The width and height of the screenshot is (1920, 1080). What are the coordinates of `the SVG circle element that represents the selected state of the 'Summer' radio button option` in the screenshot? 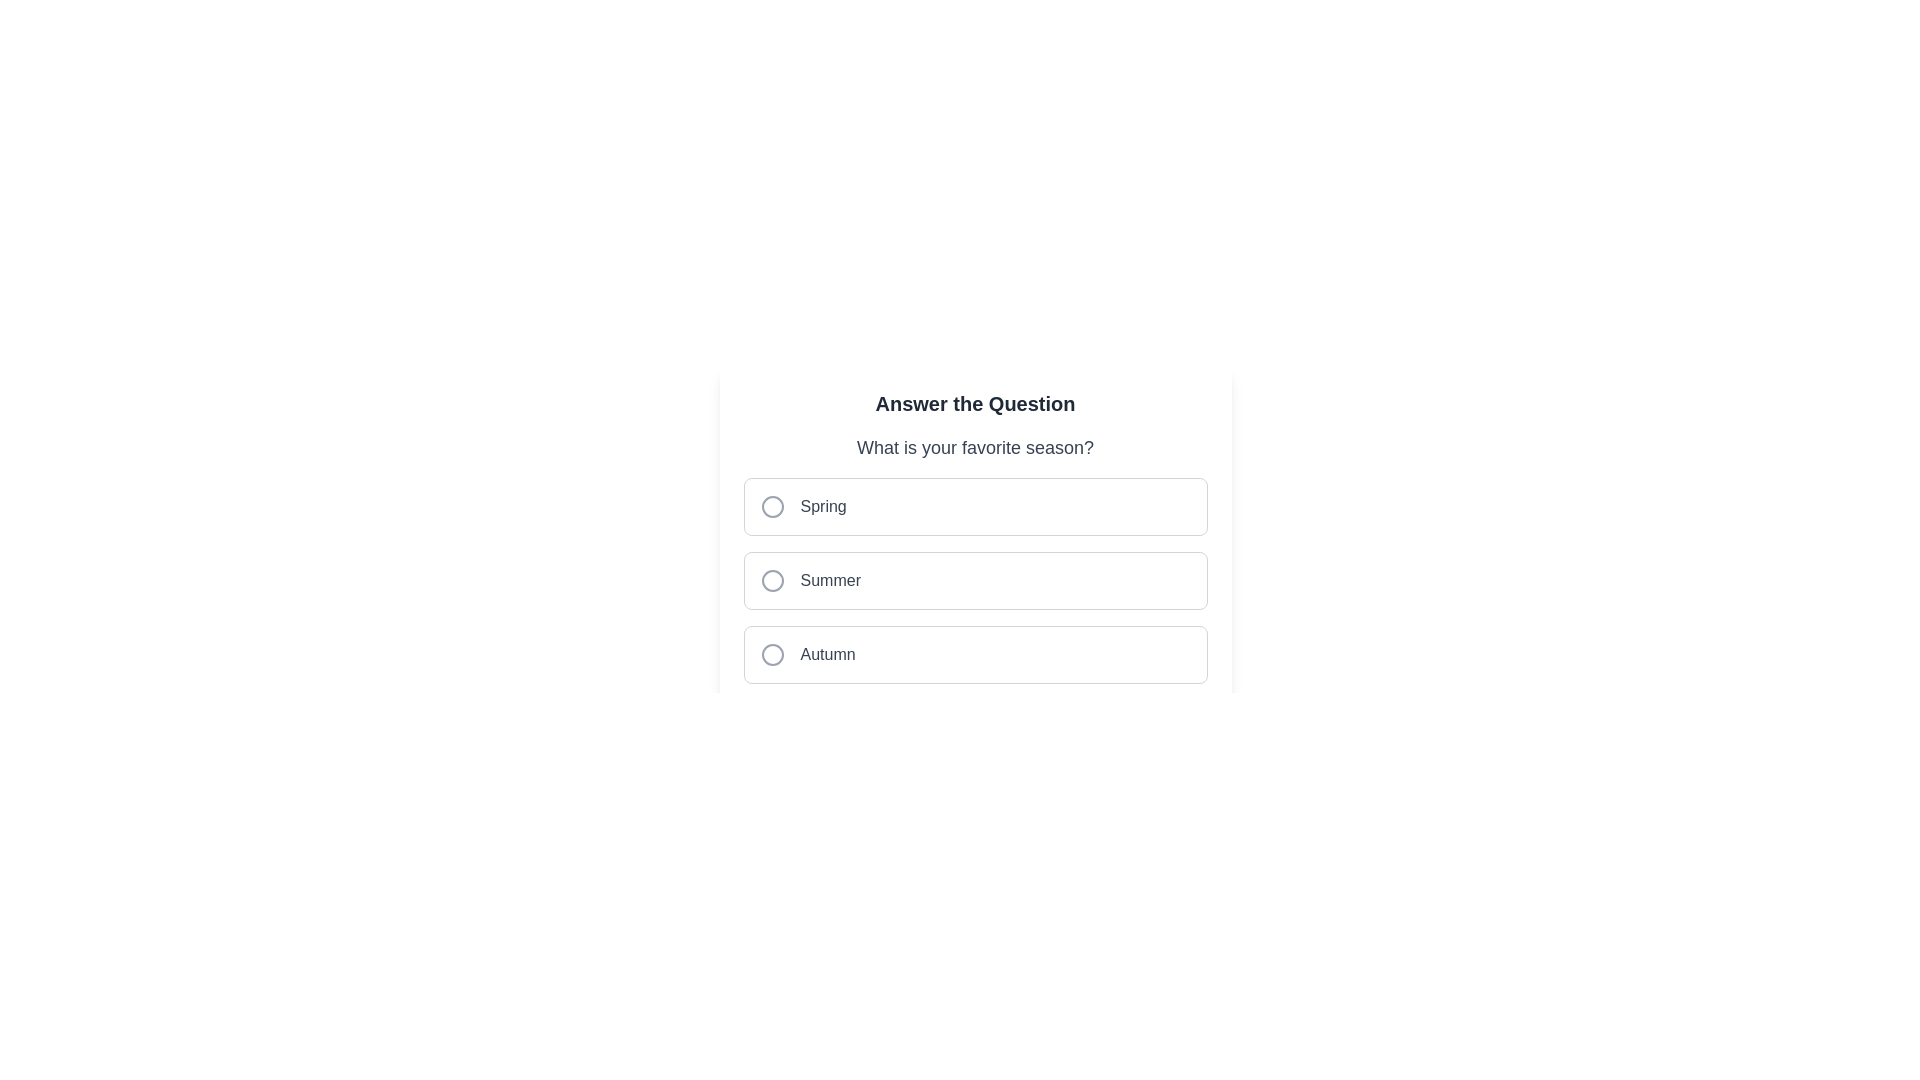 It's located at (771, 581).